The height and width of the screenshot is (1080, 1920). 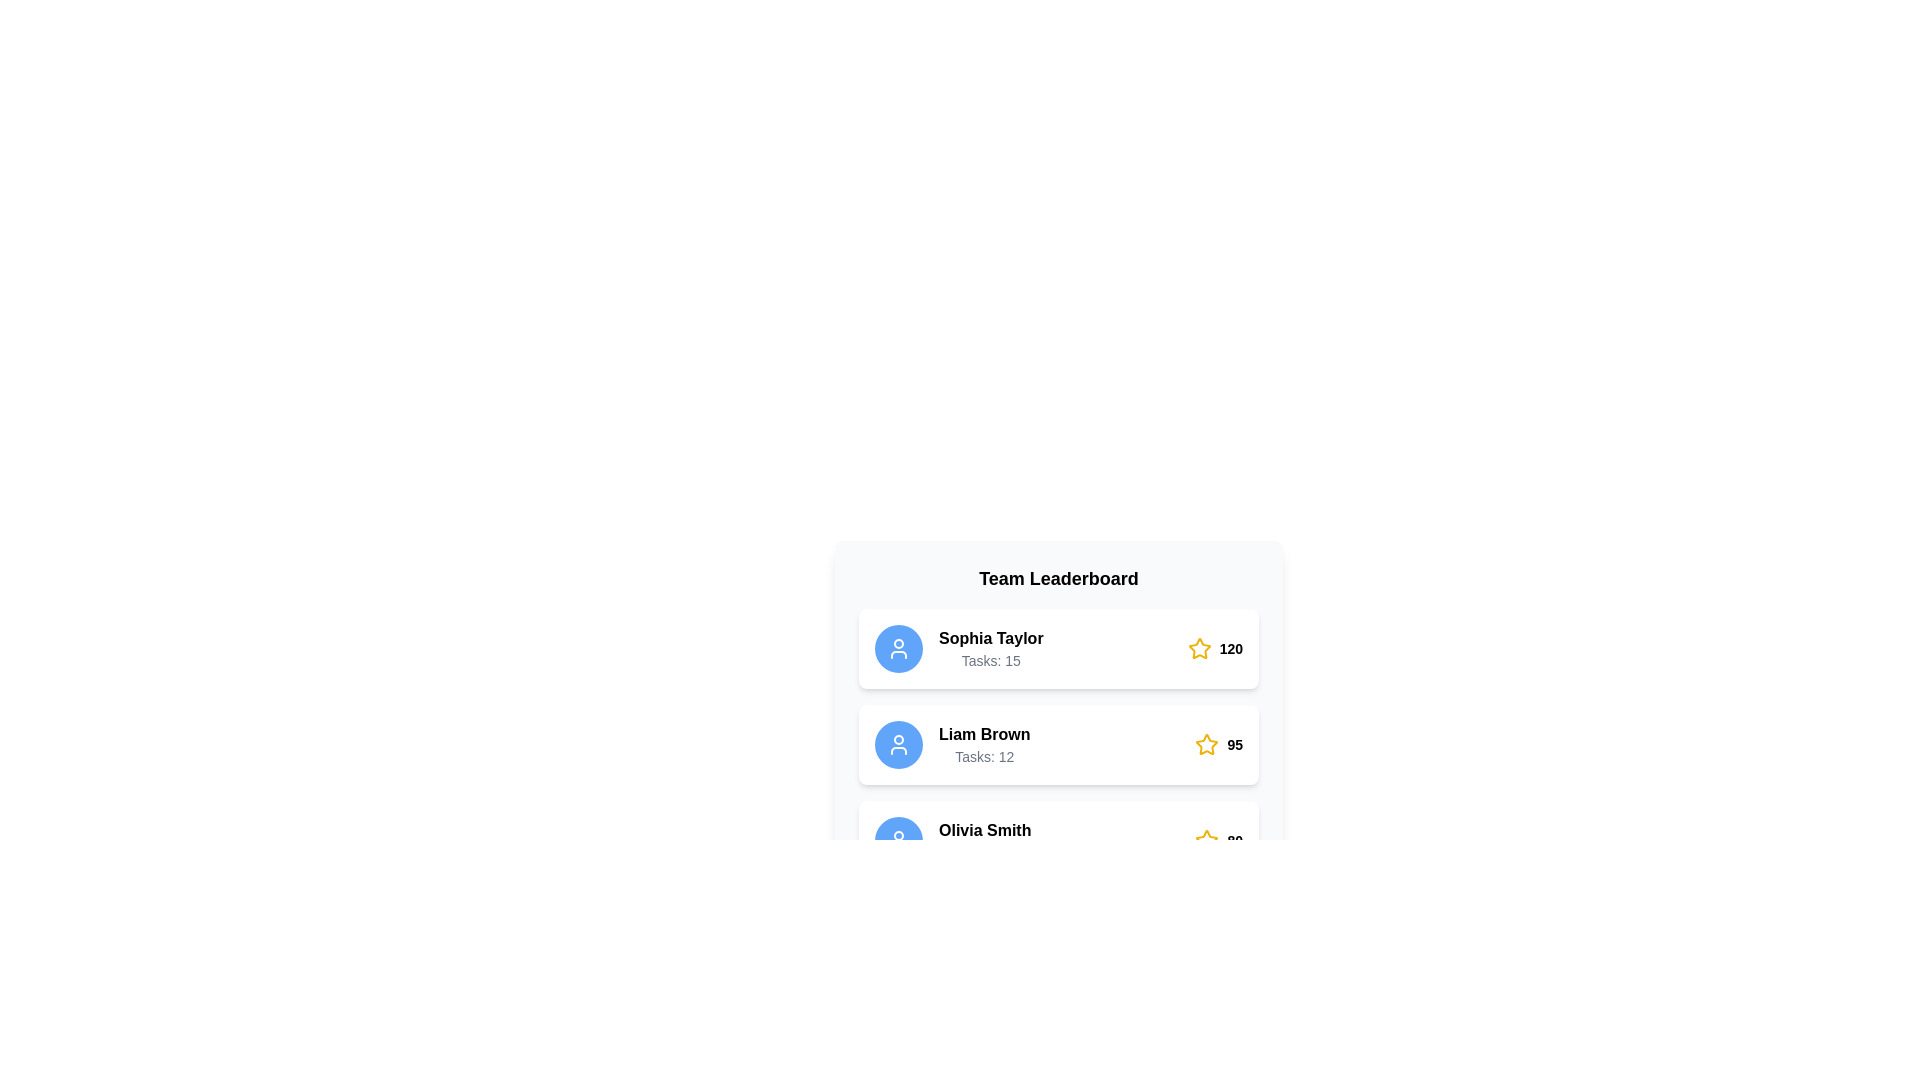 I want to click on the user icon represented as a circular outline of a head and shoulders, styled in white on a blue background, located to the left of 'Olivia Smith' and above 'Tasks' in the leaderboard, so click(x=897, y=840).